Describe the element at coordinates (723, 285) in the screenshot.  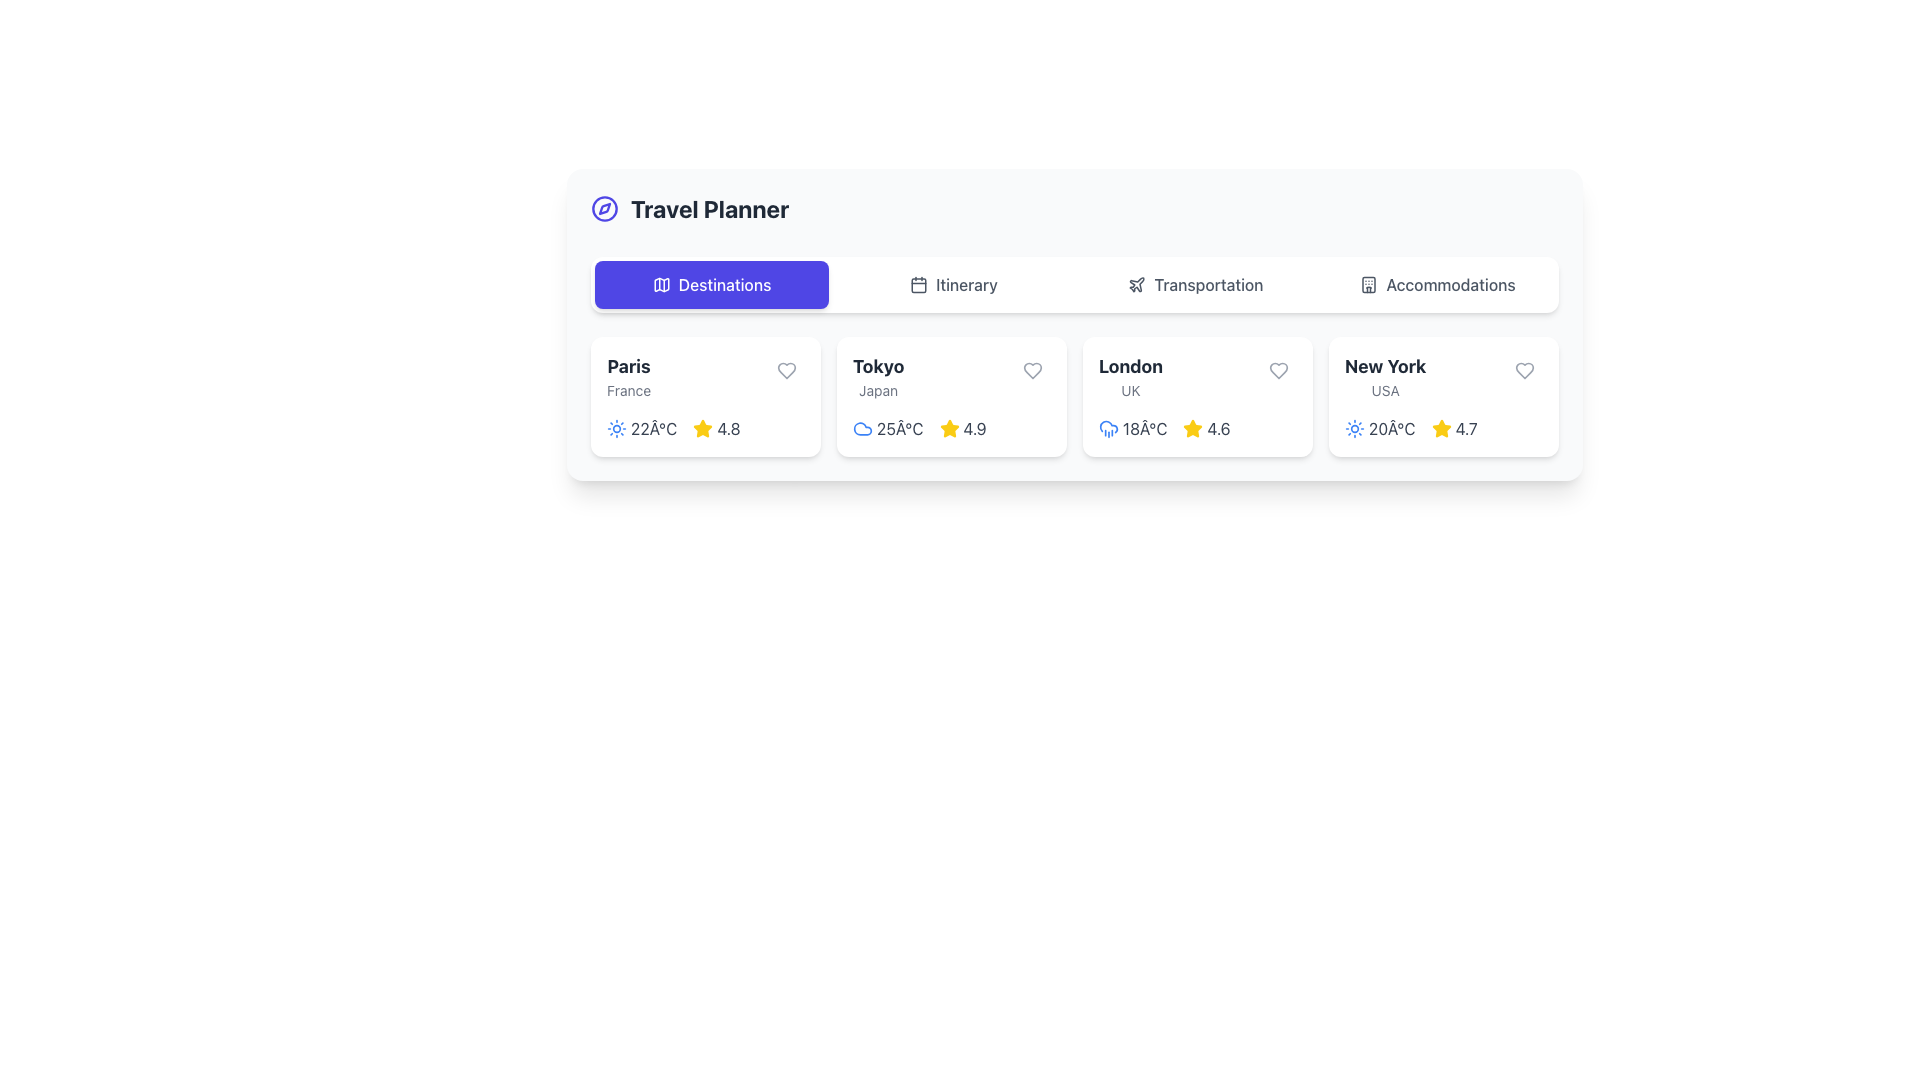
I see `the text label element that displays 'Destinations' in the top navigation bar` at that location.